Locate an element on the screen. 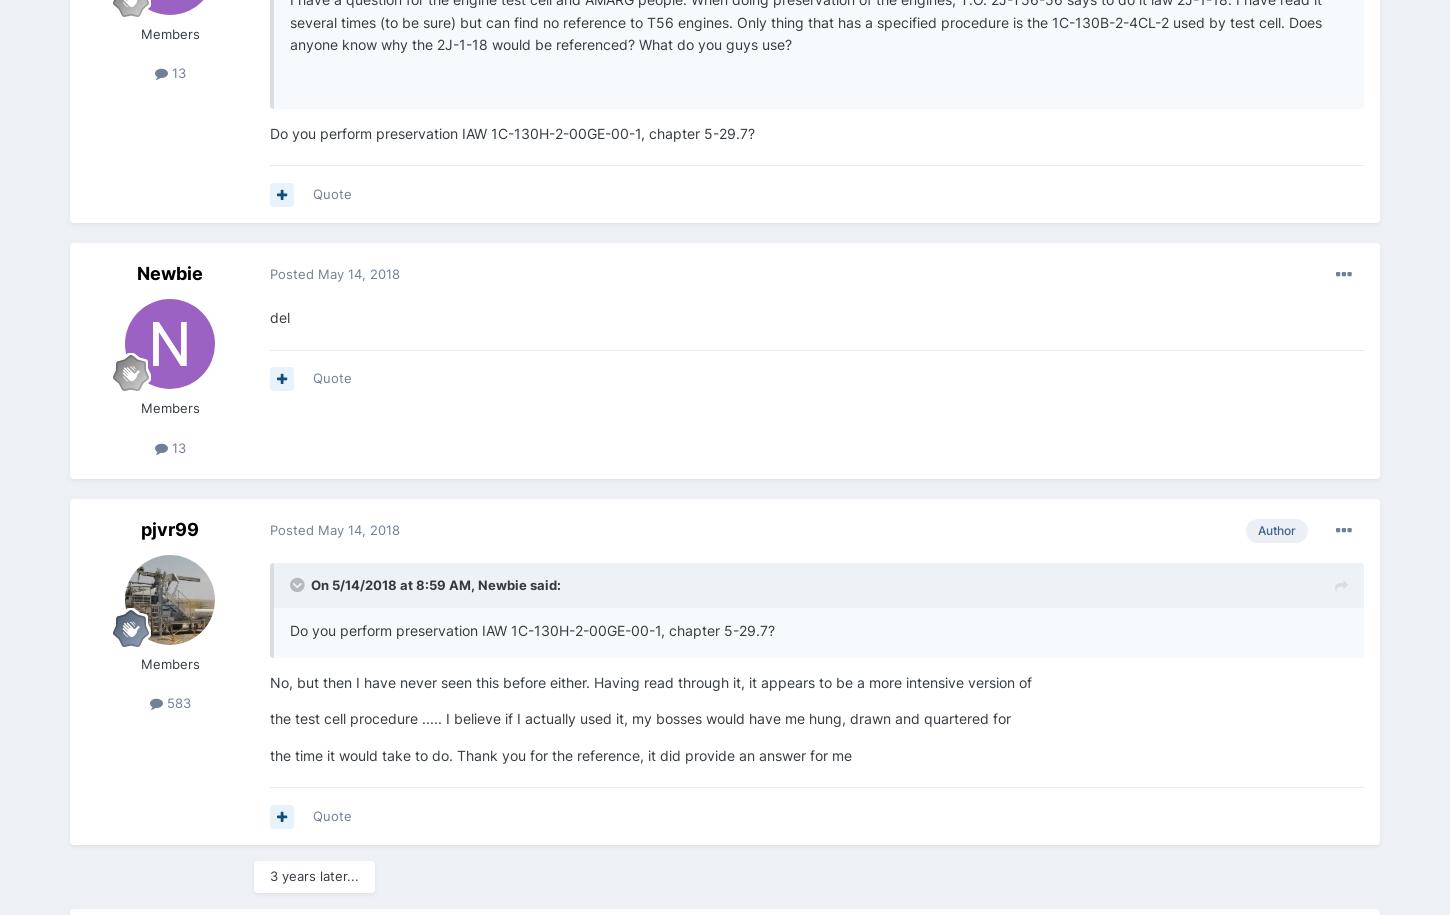 The image size is (1450, 915). '3 years later...' is located at coordinates (269, 875).